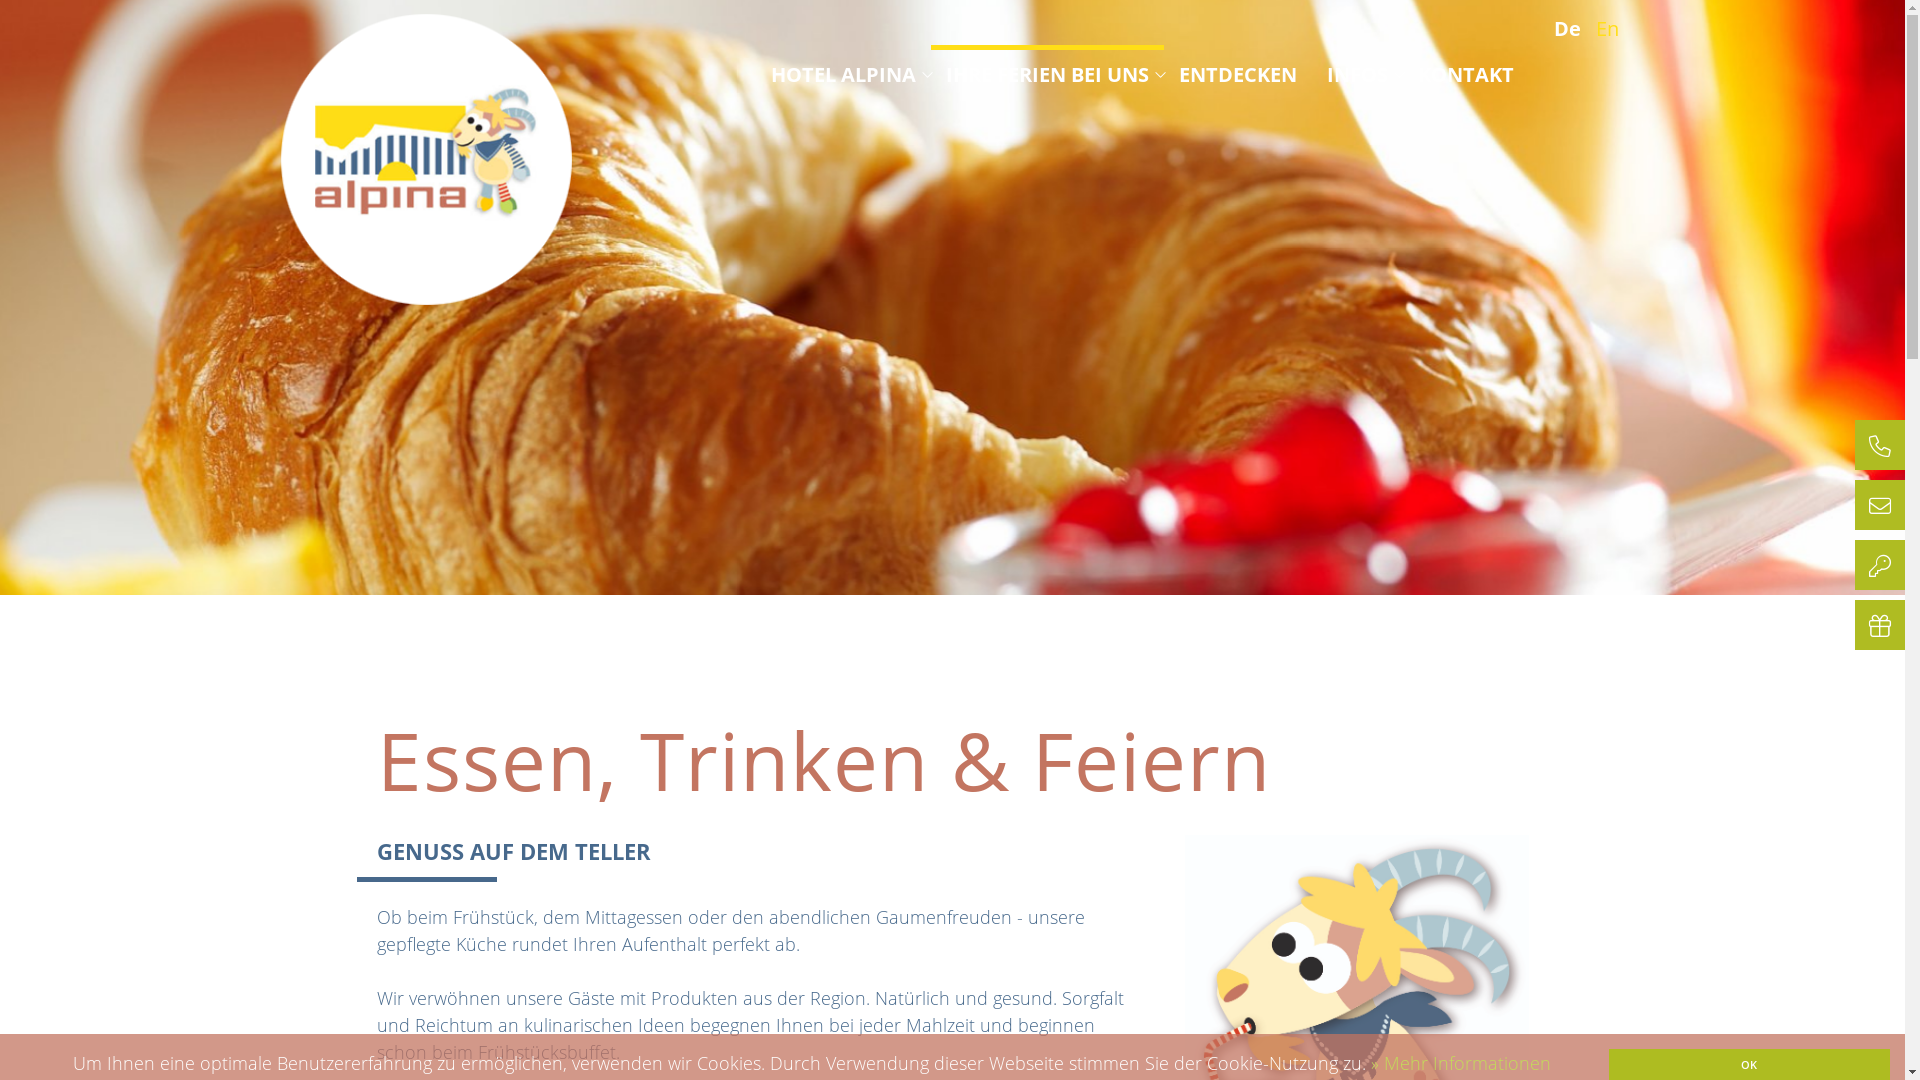 The image size is (1920, 1080). What do you see at coordinates (1571, 28) in the screenshot?
I see `'De'` at bounding box center [1571, 28].